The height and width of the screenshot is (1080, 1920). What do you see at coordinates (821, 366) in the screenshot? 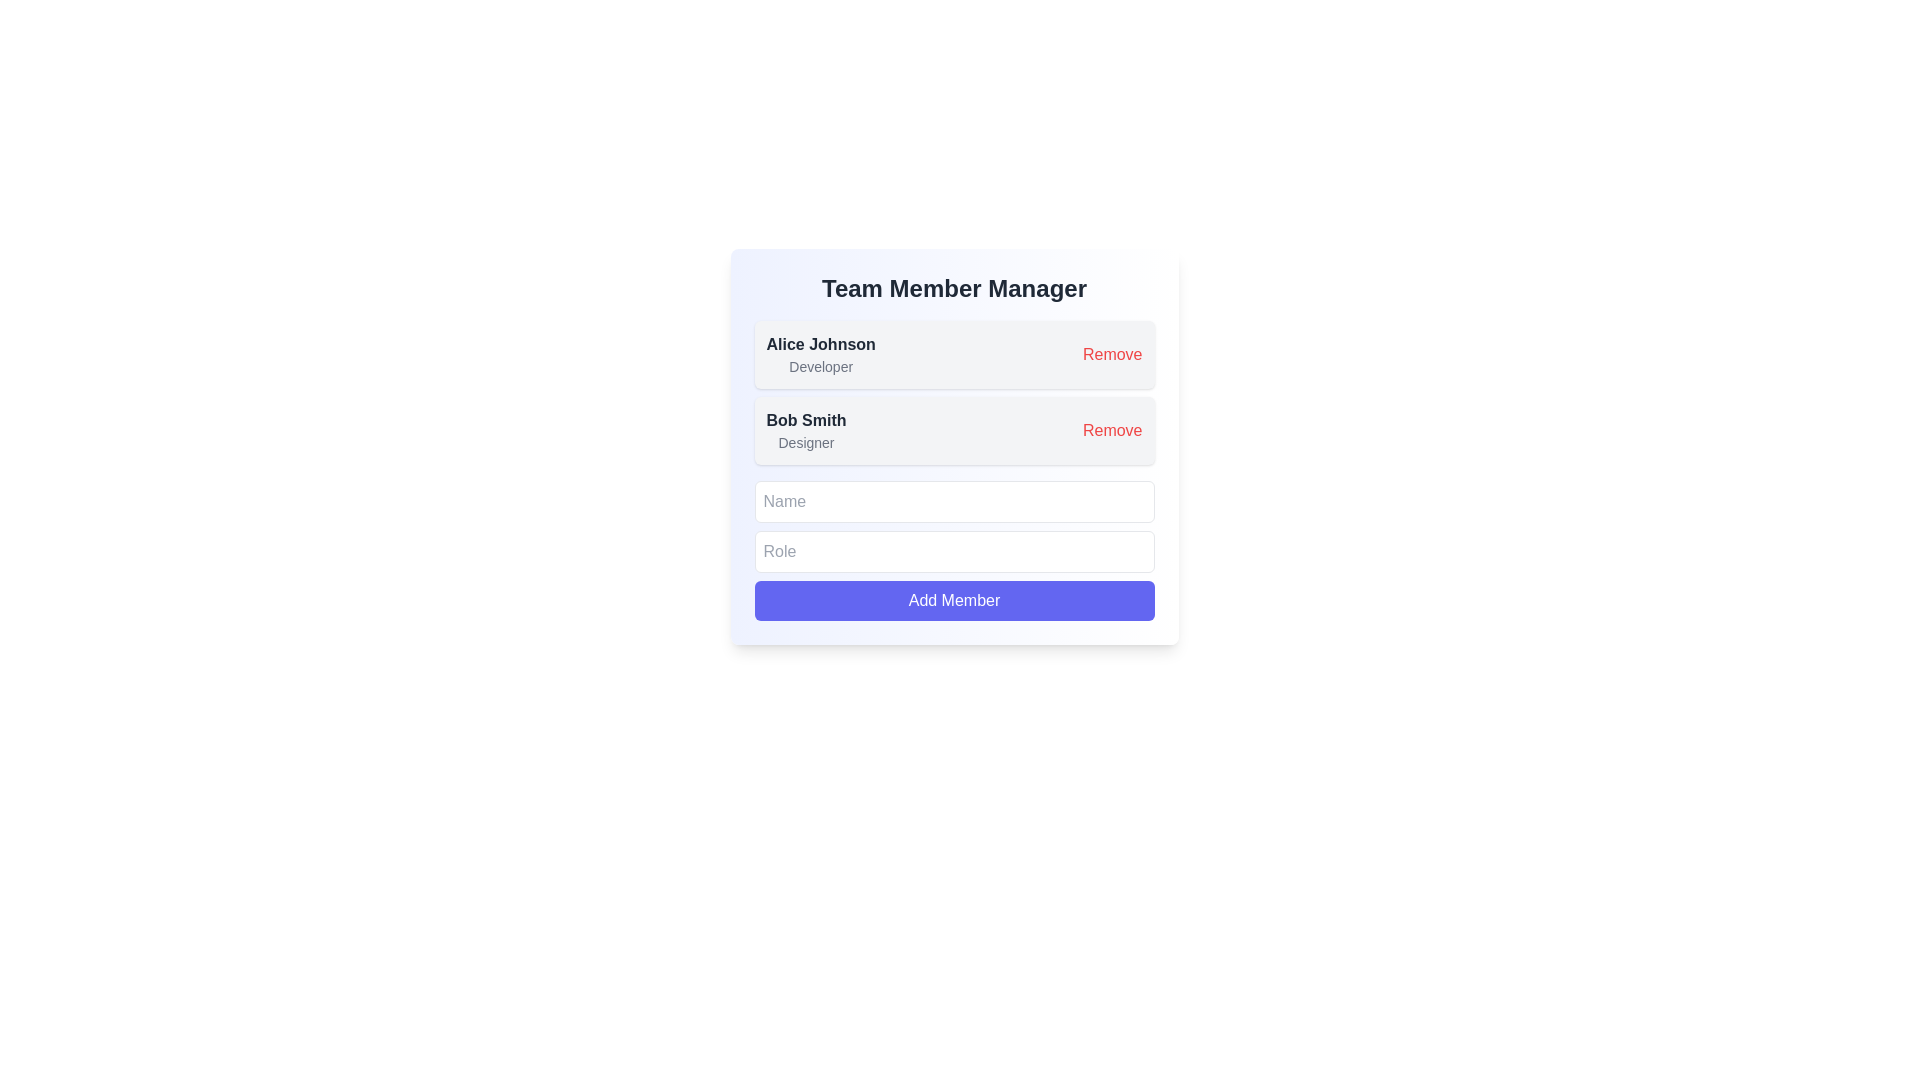
I see `the text label indicating 'Developer' associated with 'Alice Johnson', which is positioned below the name in the team member entry section` at bounding box center [821, 366].